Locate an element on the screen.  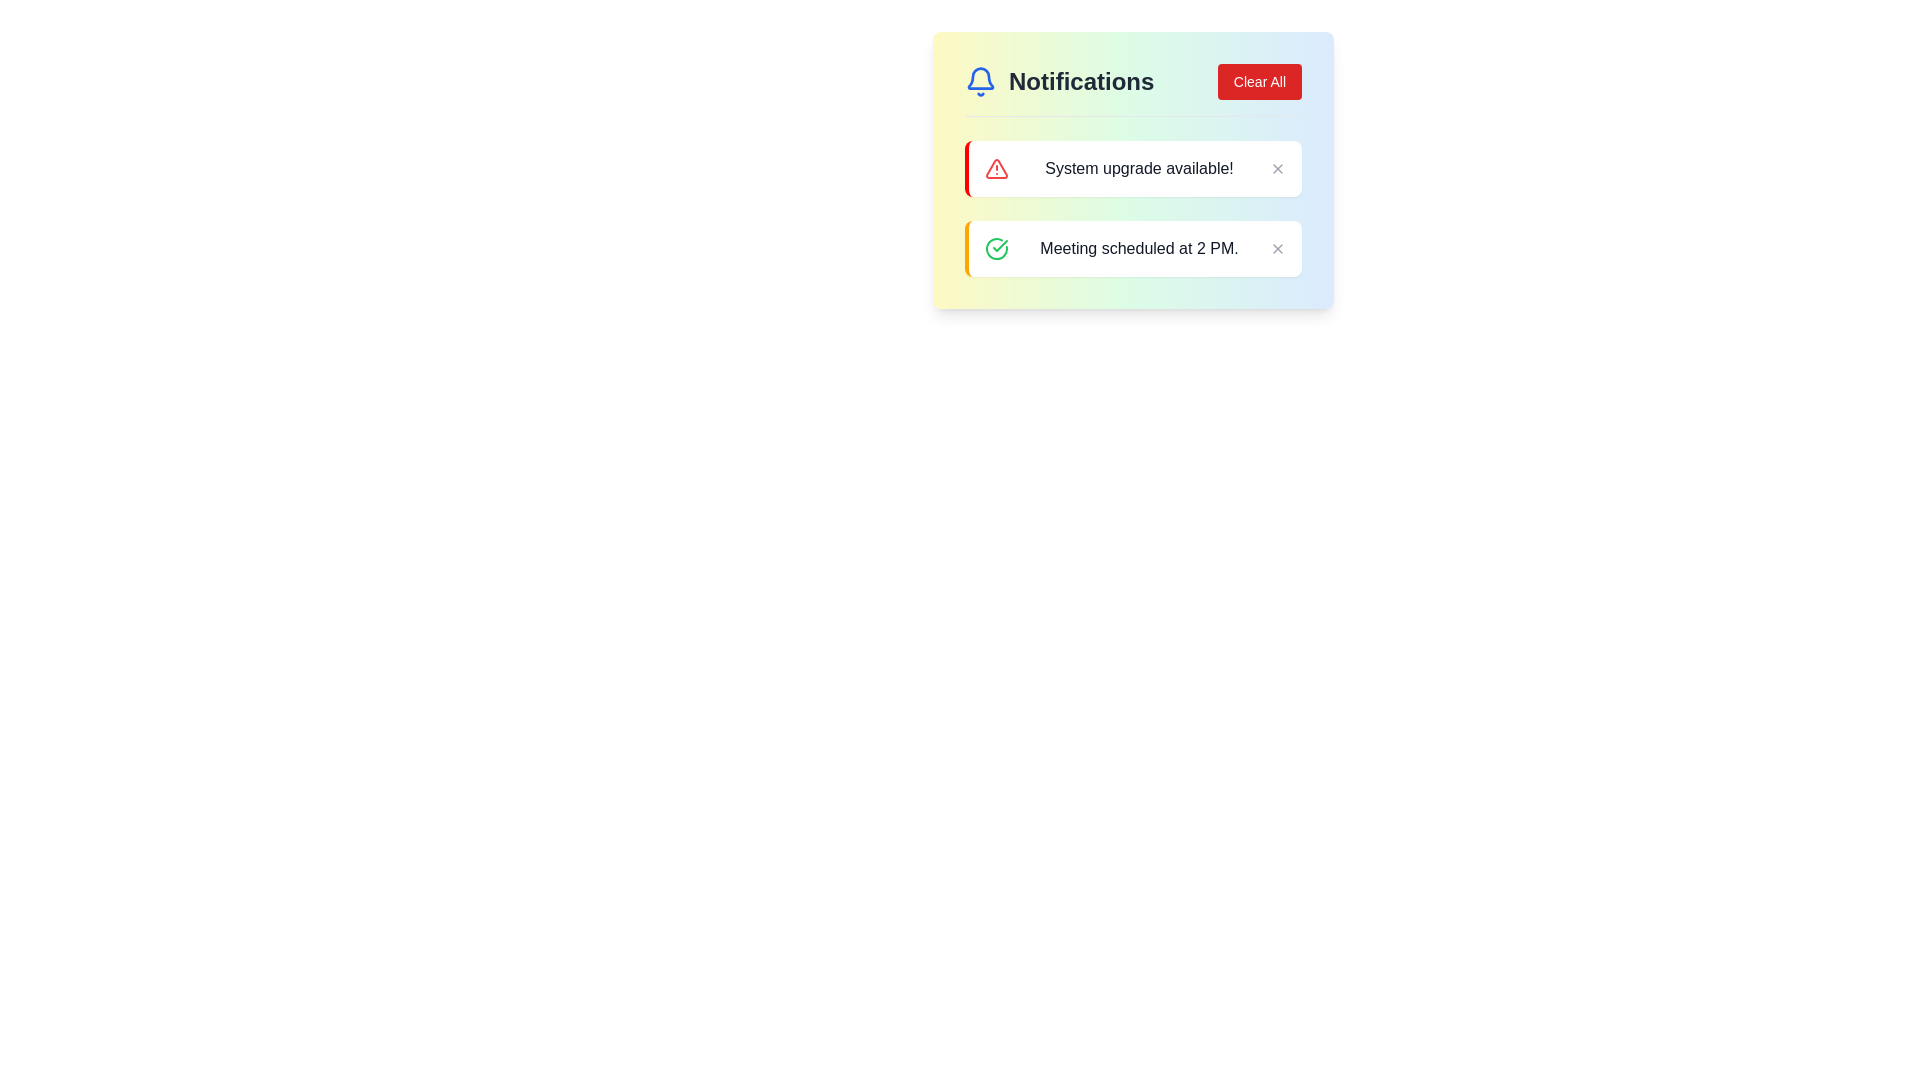
success or confirmation icon located to the left of the notification titled 'Meeting scheduled at 2 PM.' is located at coordinates (997, 248).